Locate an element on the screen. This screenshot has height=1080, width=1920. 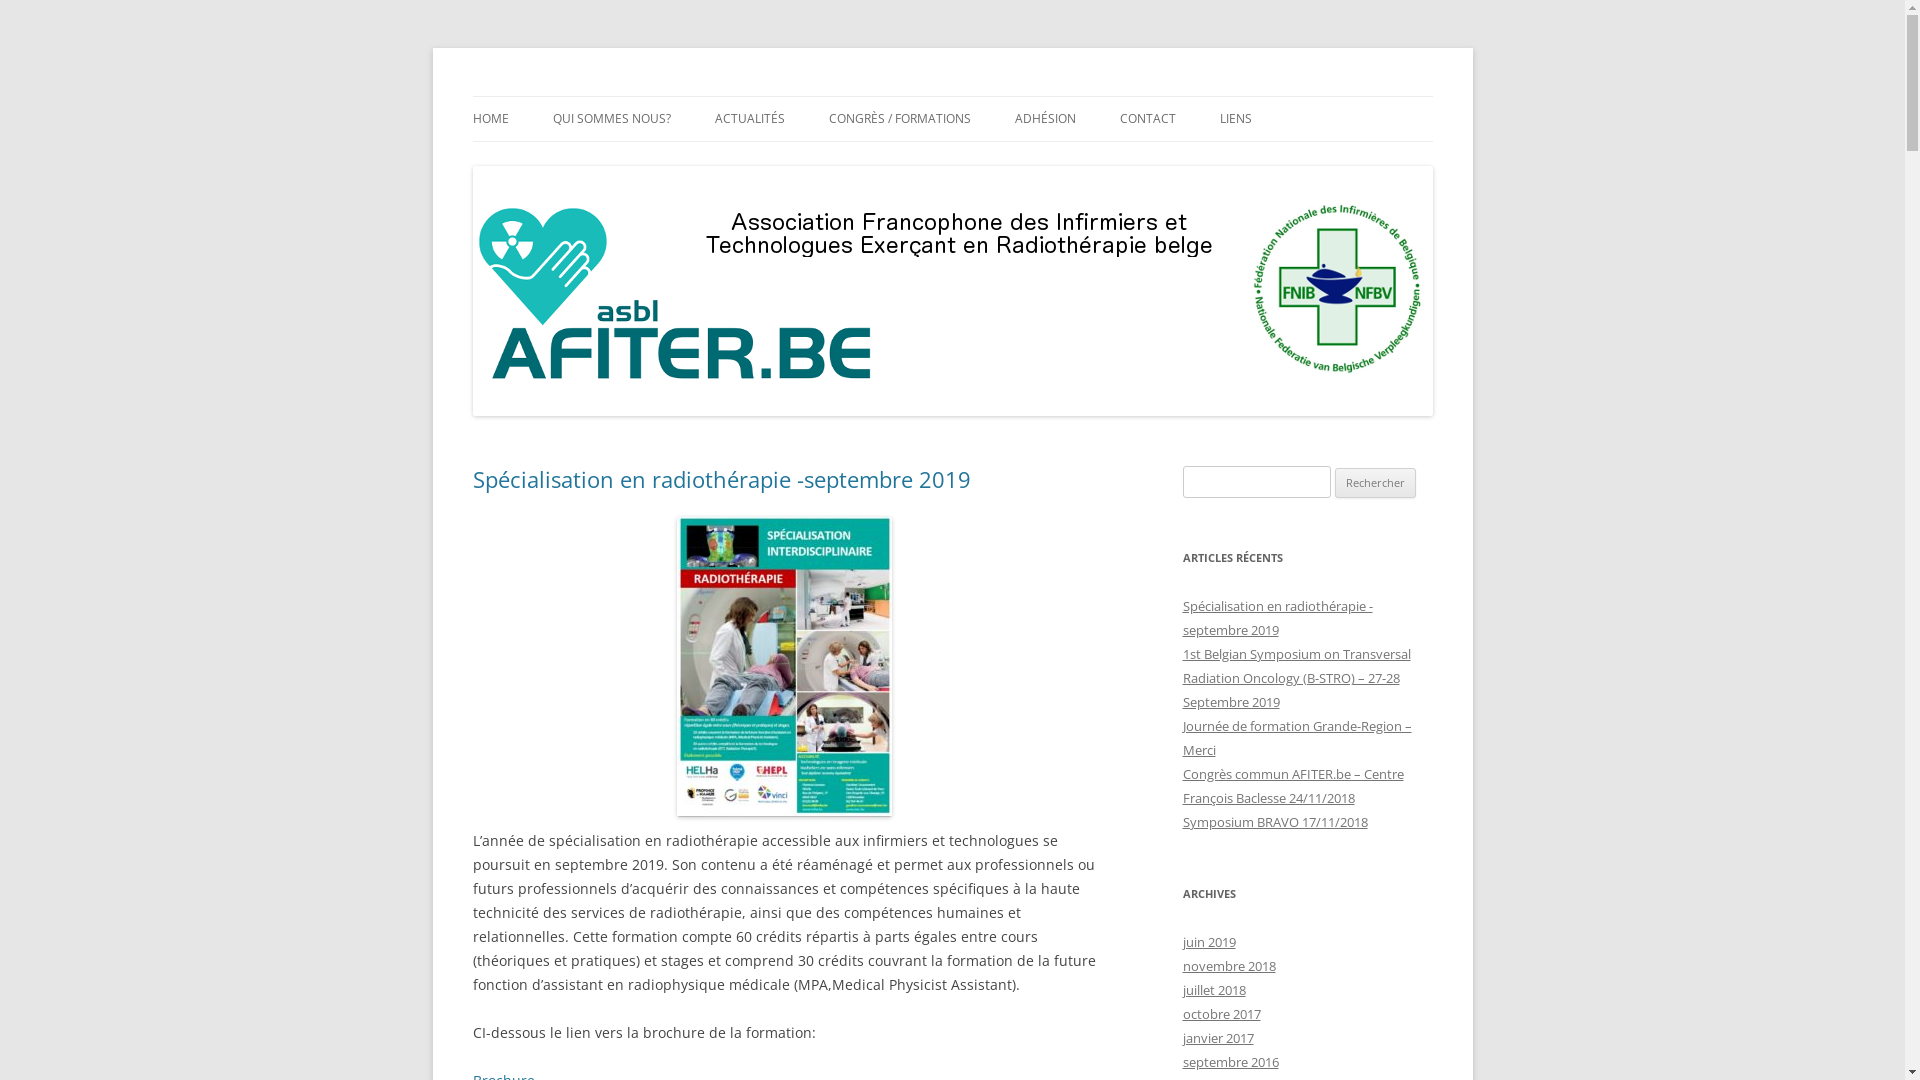
'POURQUOI DEVENIR MEMBRE?' is located at coordinates (1112, 160).